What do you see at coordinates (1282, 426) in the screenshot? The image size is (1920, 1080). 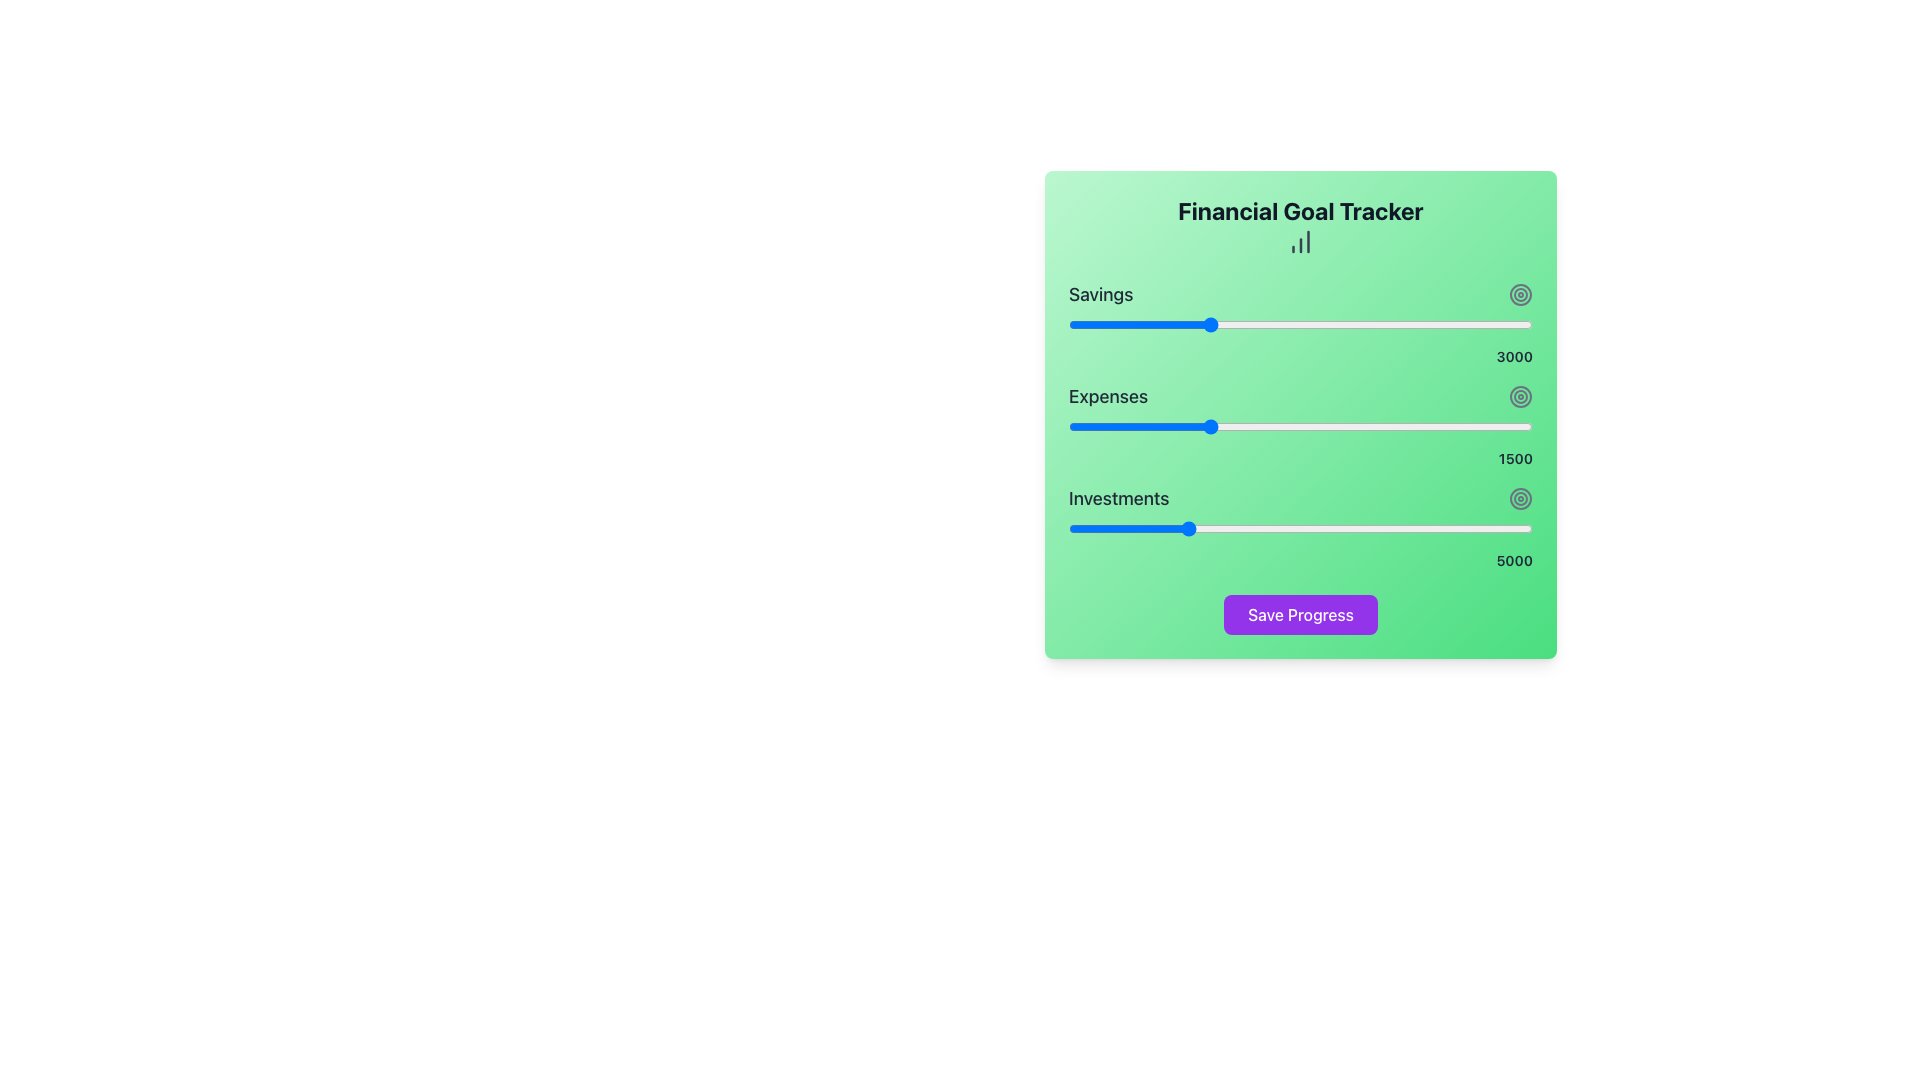 I see `the expense value` at bounding box center [1282, 426].